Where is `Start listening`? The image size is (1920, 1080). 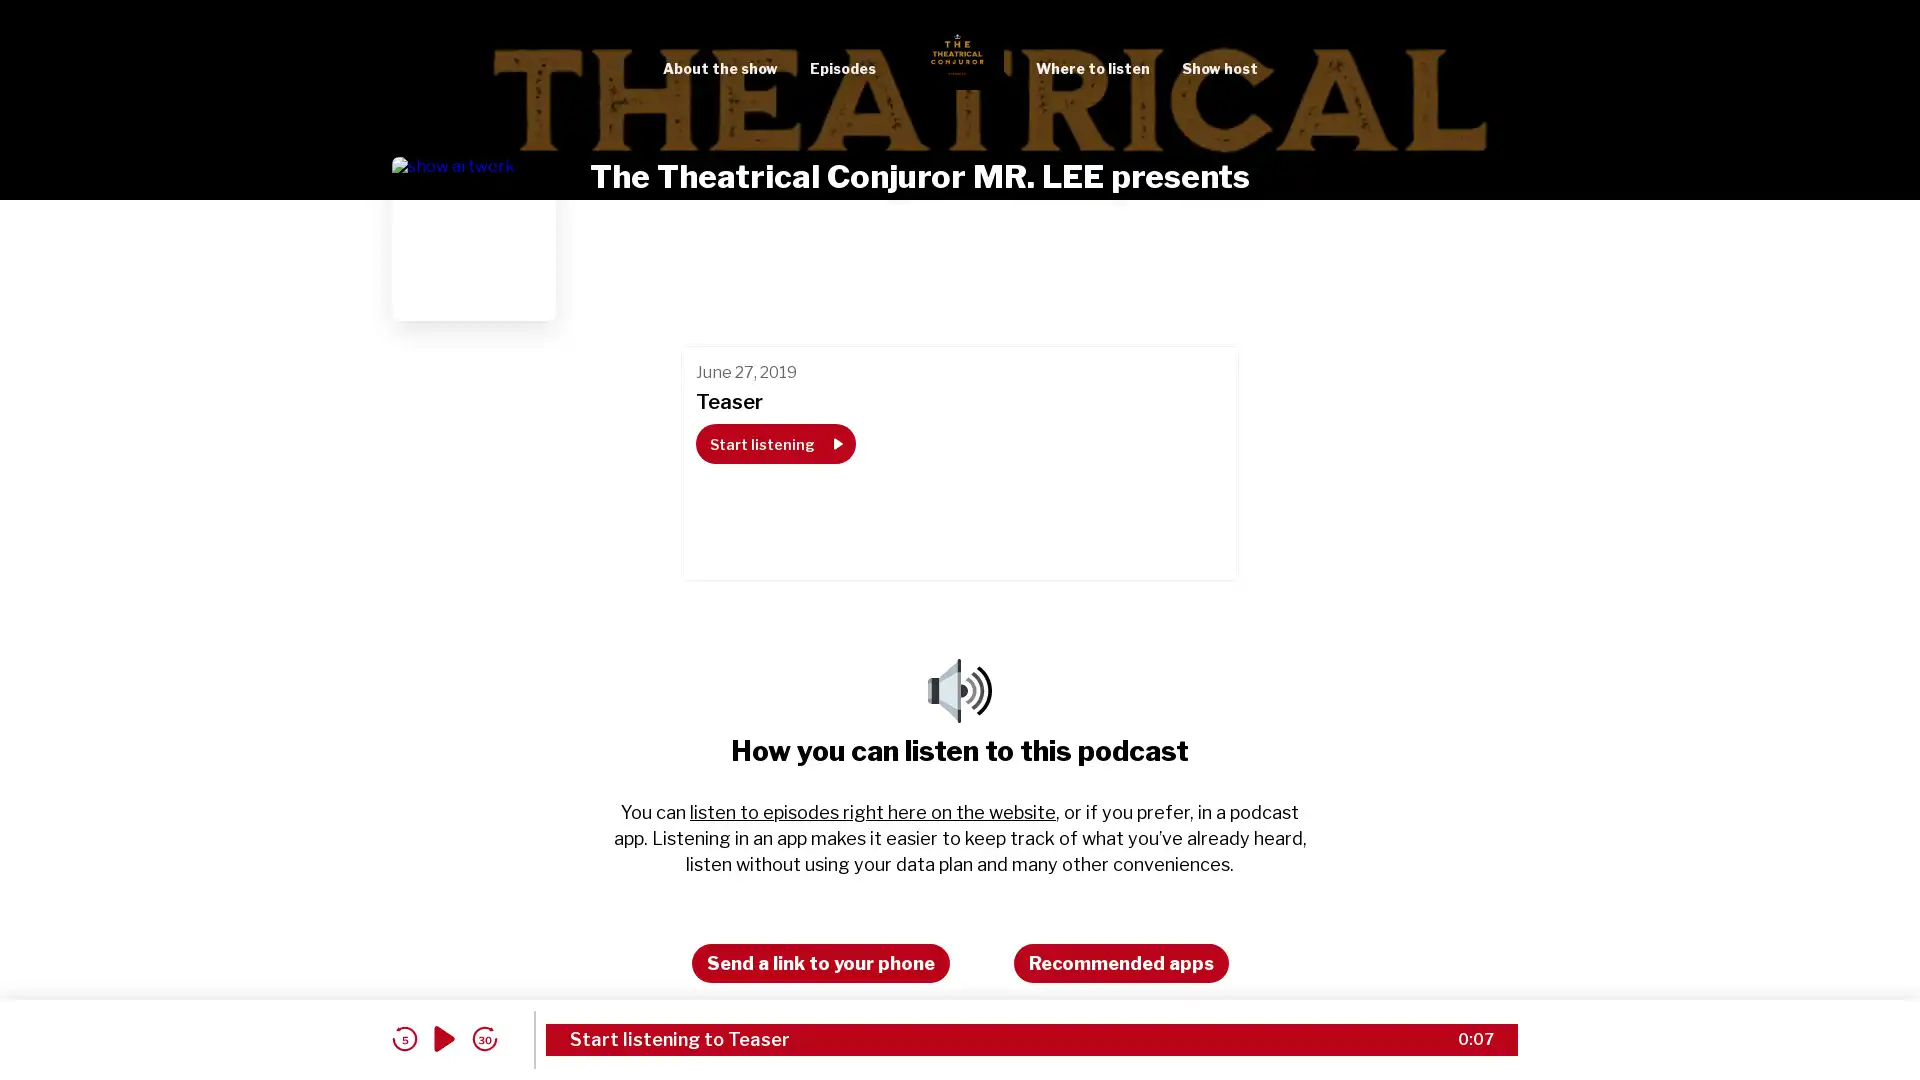 Start listening is located at coordinates (773, 442).